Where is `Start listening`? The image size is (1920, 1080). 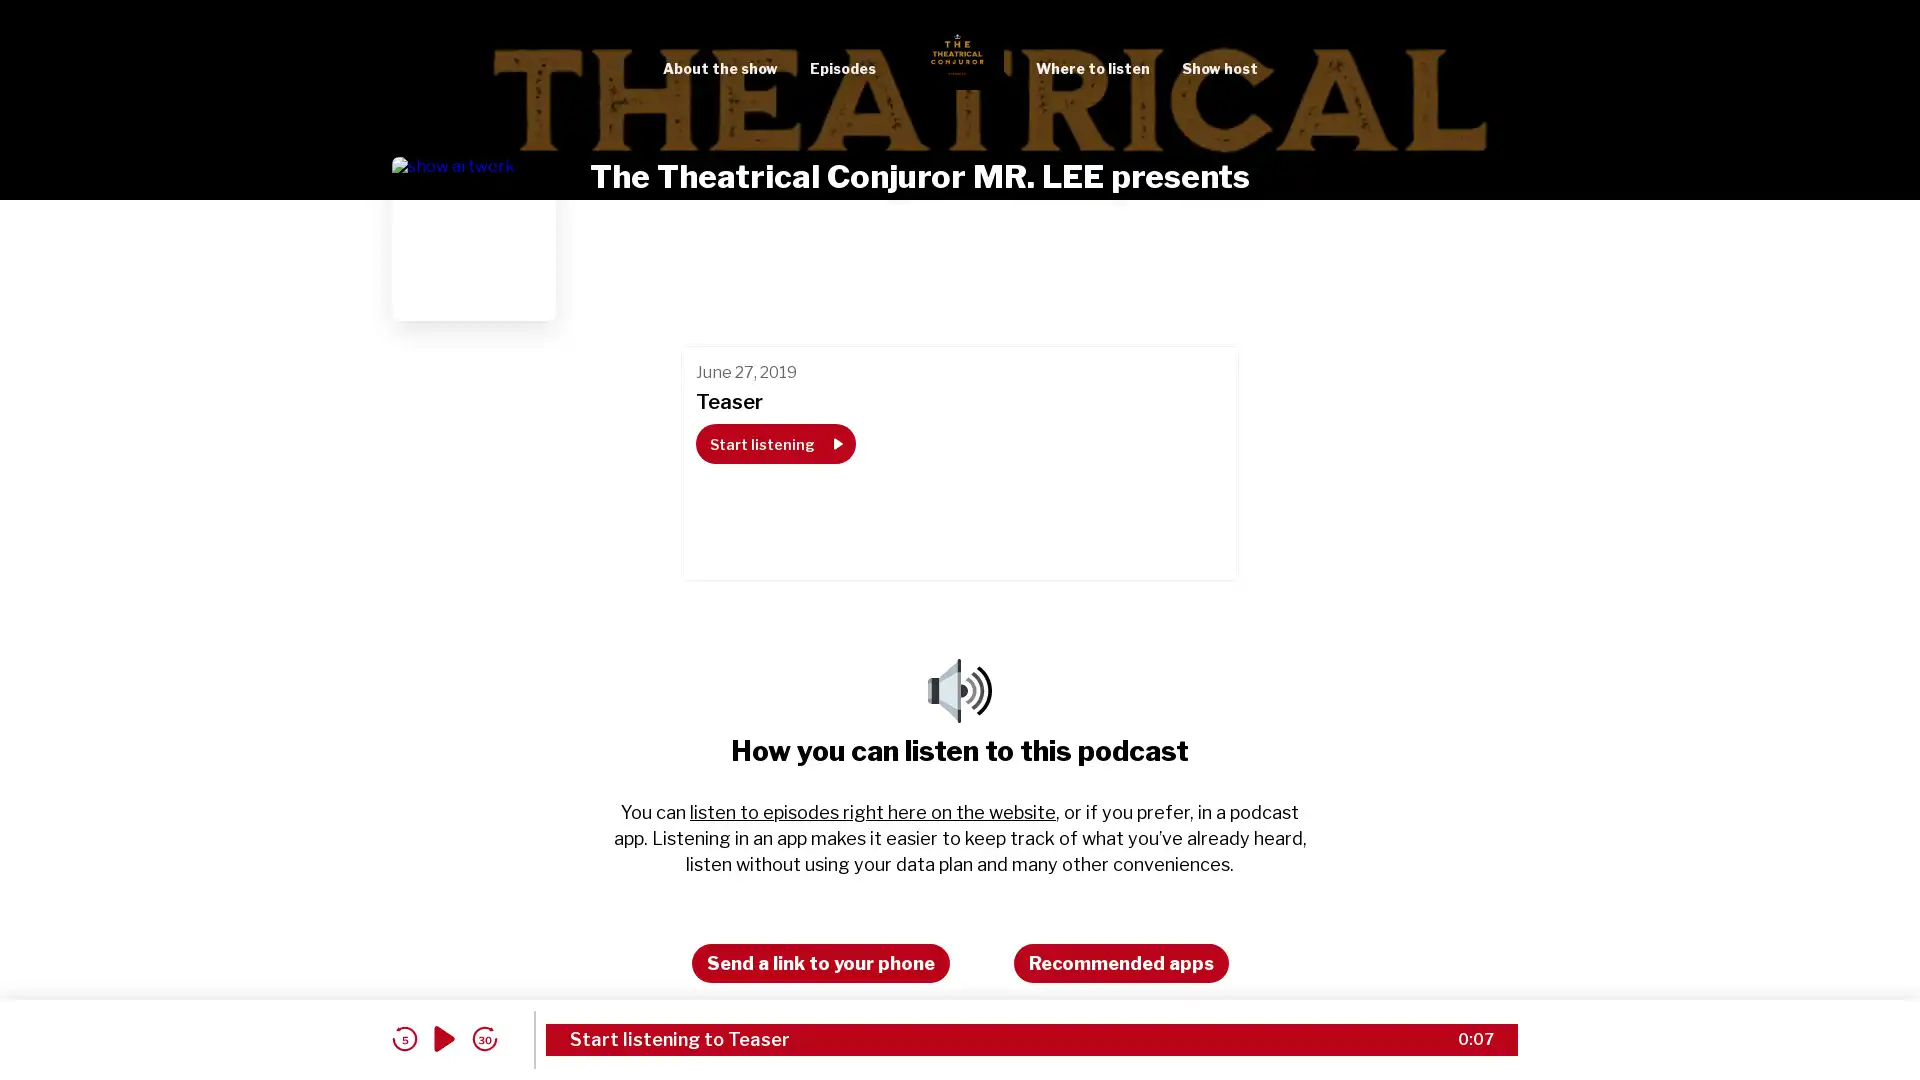 Start listening is located at coordinates (773, 442).